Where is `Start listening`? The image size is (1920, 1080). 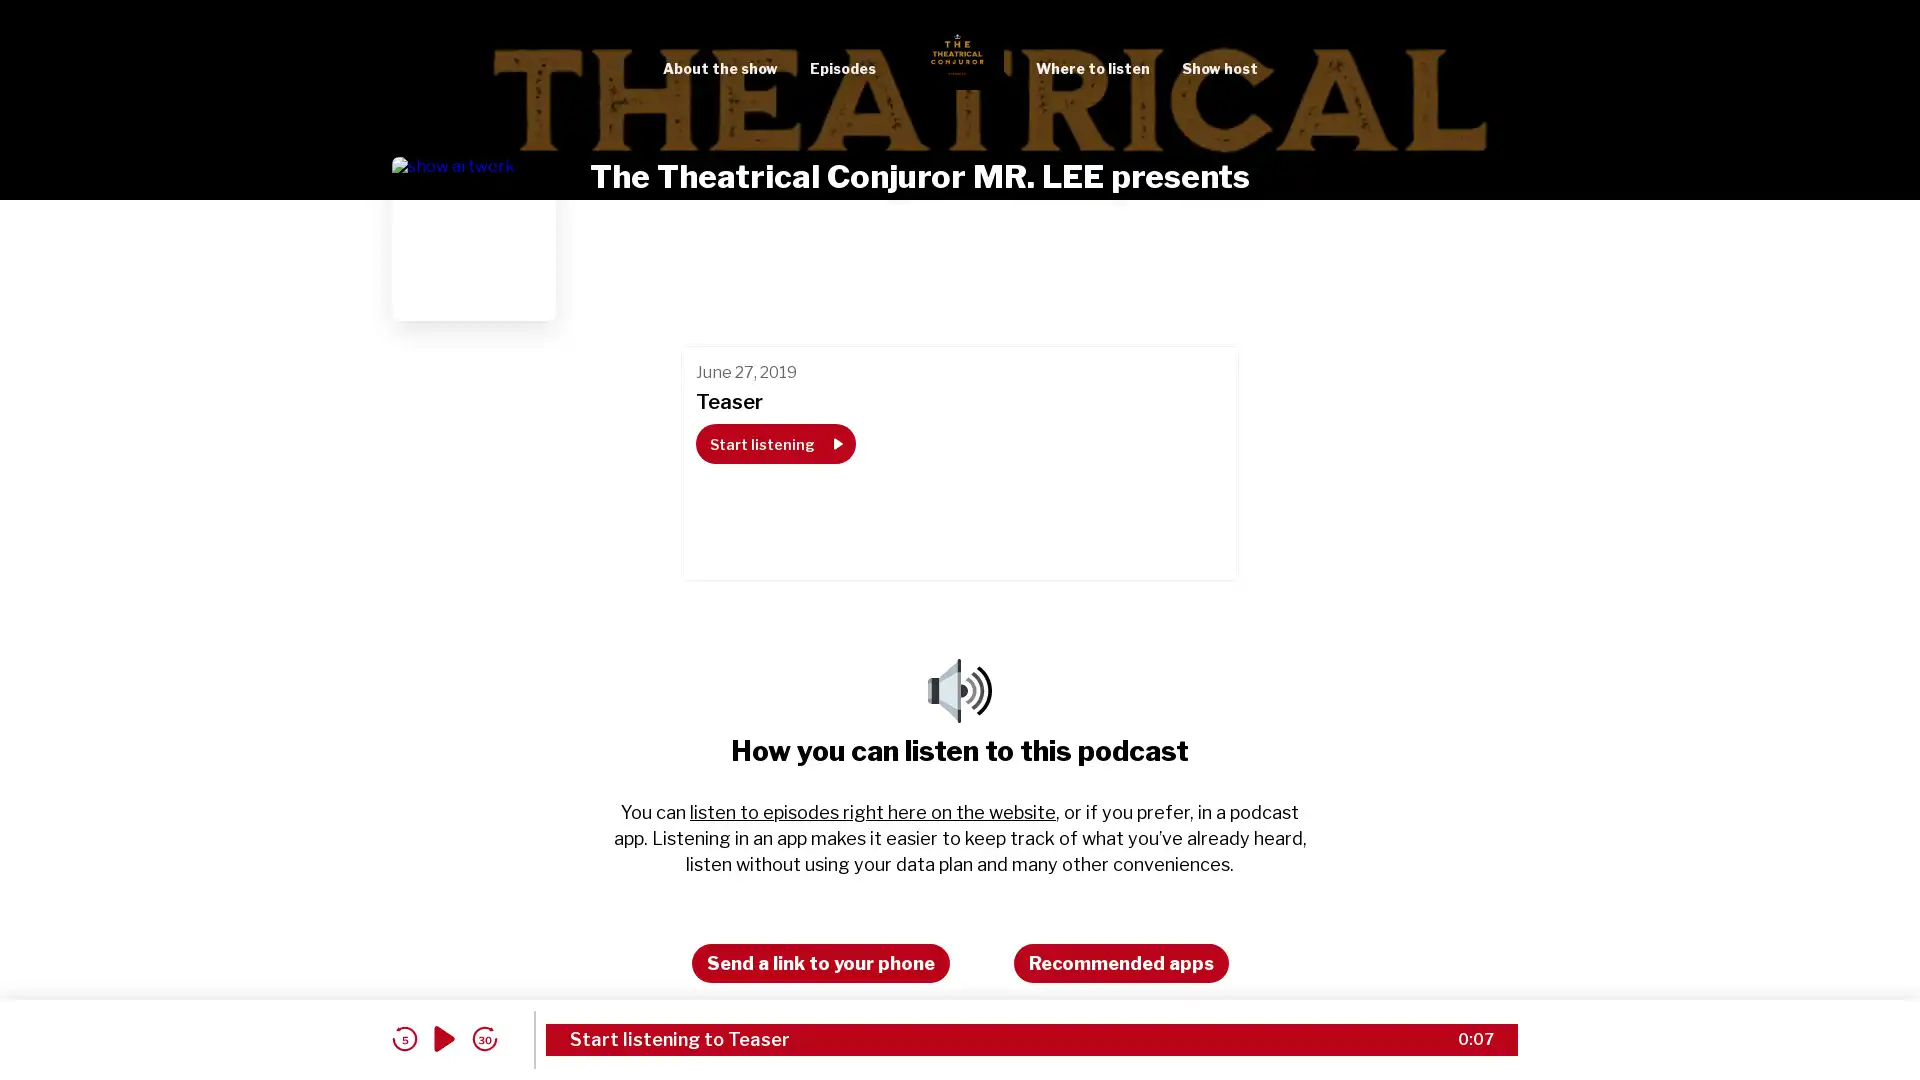 Start listening is located at coordinates (773, 442).